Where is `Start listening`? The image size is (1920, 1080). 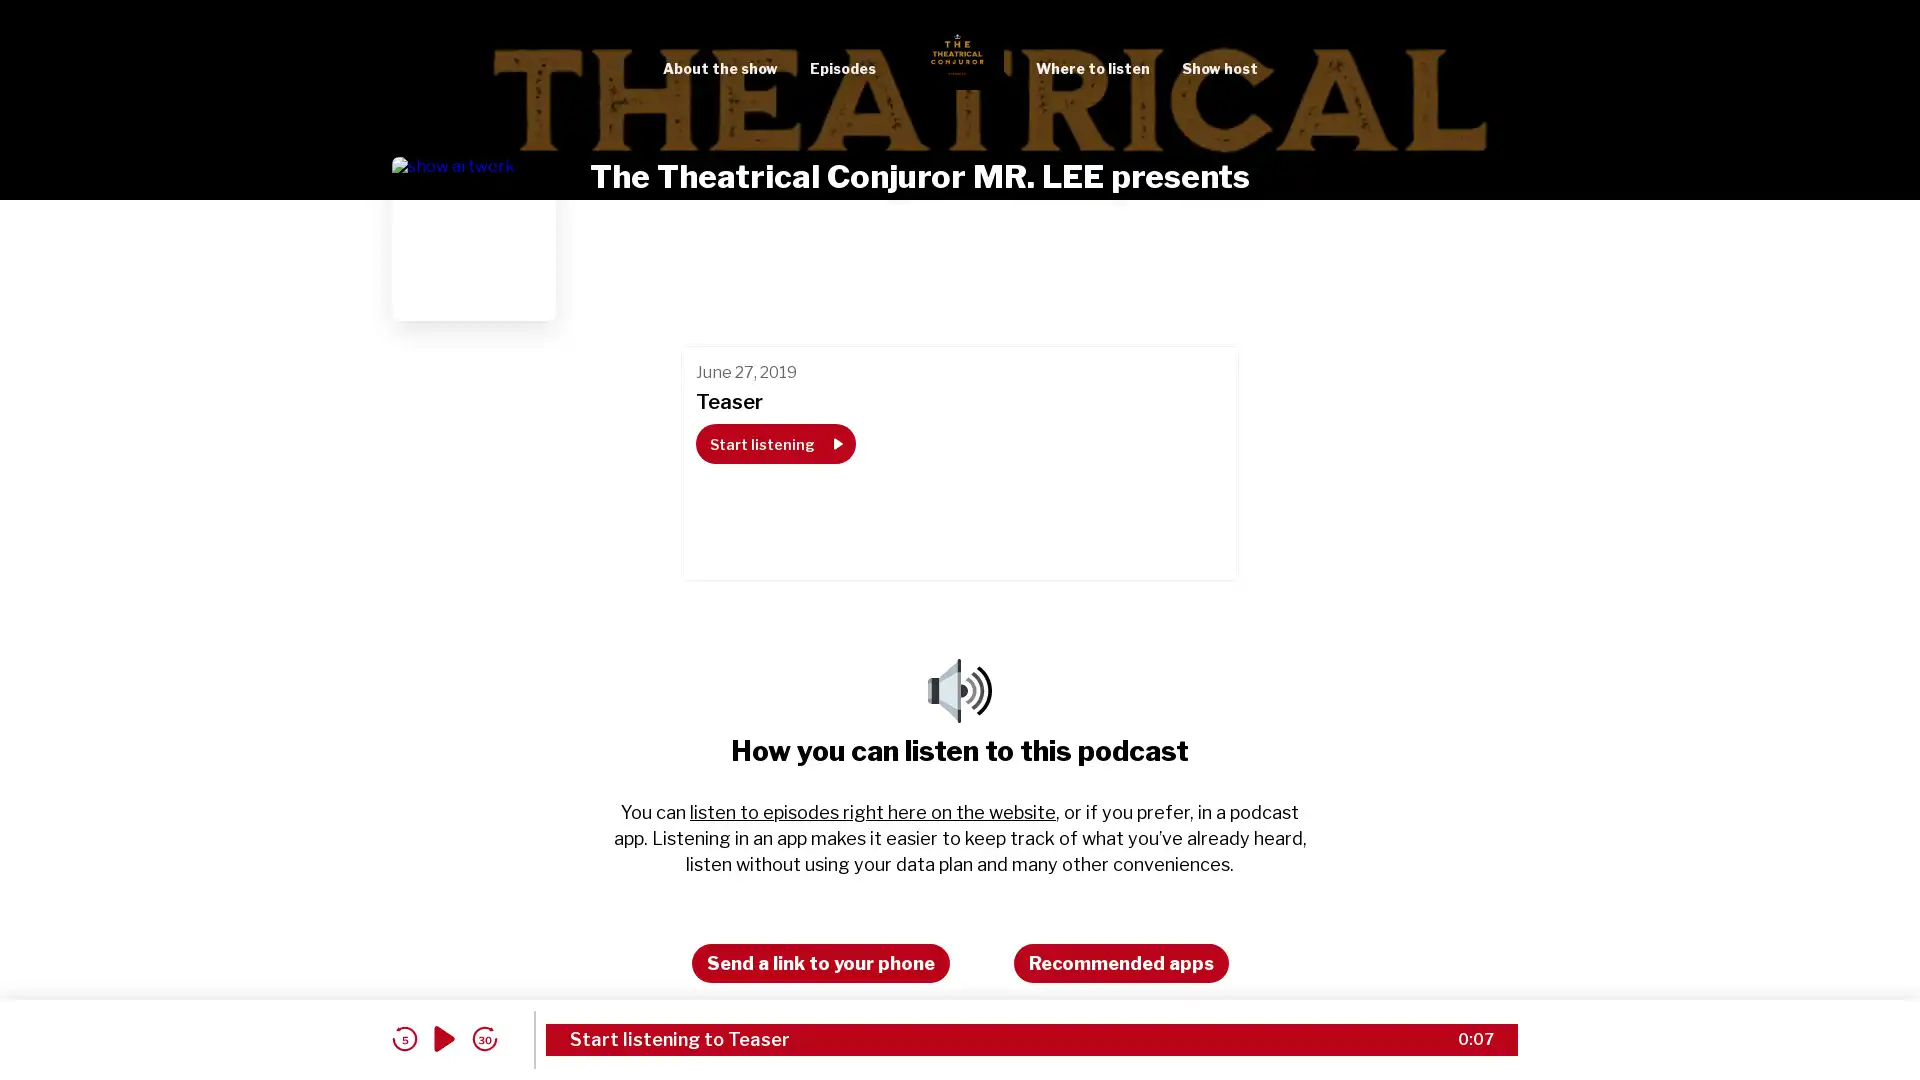 Start listening is located at coordinates (773, 442).